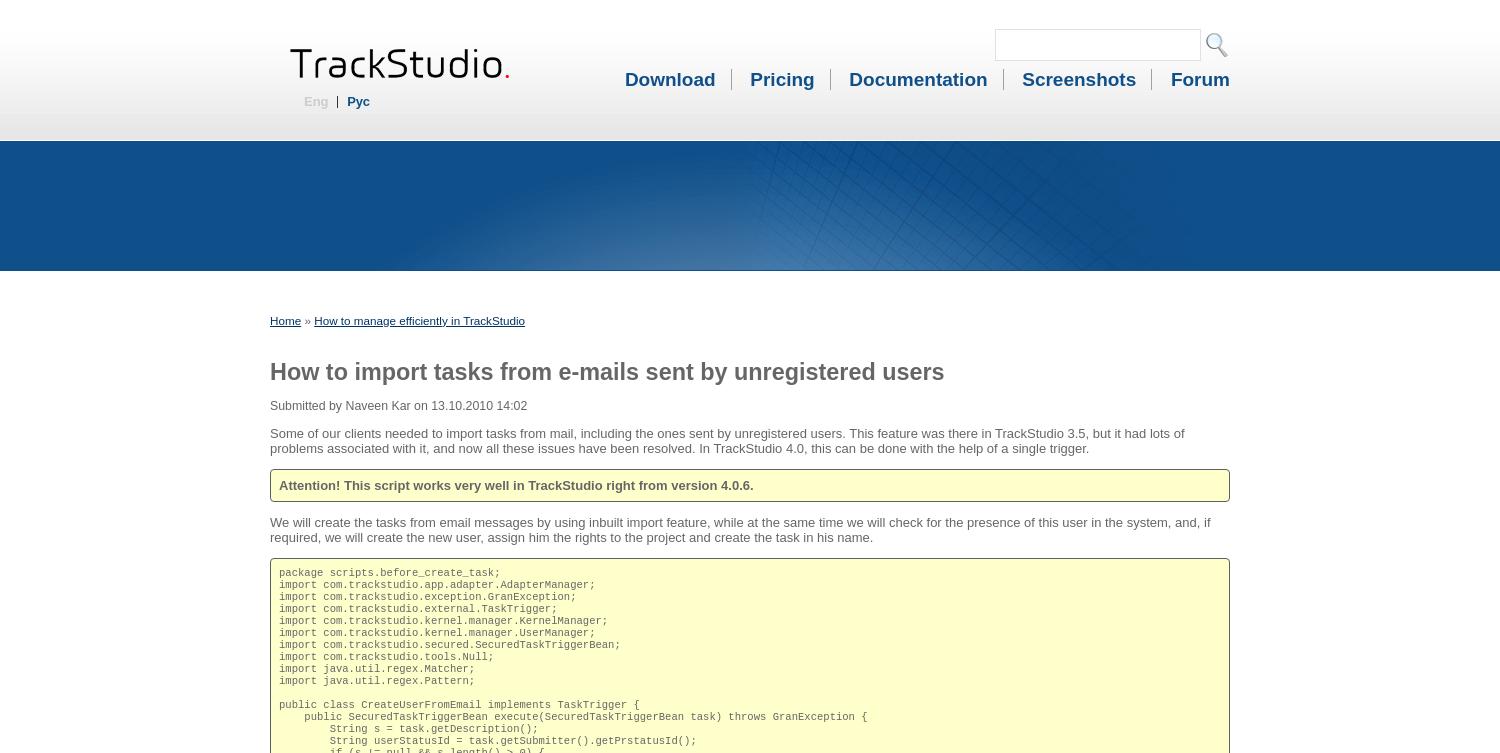 This screenshot has height=753, width=1500. Describe the element at coordinates (315, 101) in the screenshot. I see `'Eng'` at that location.